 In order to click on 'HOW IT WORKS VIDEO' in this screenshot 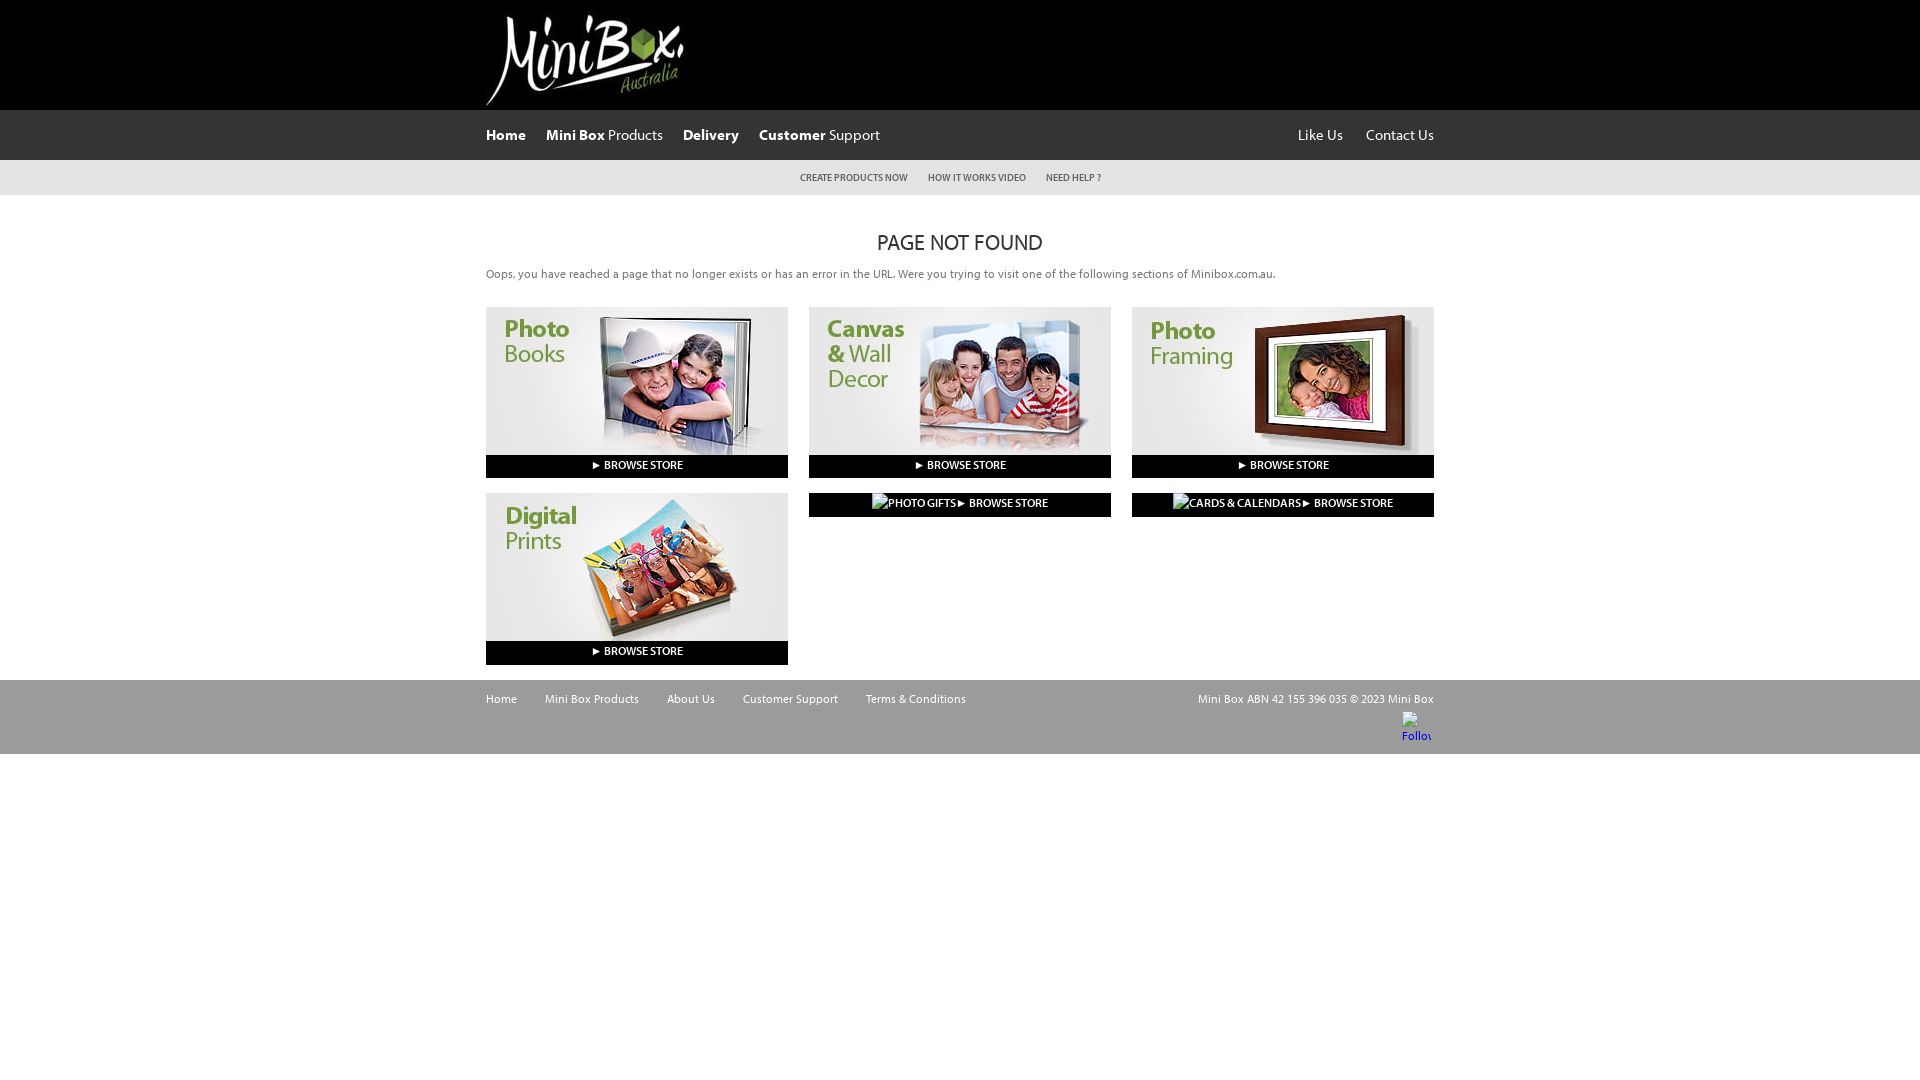, I will do `click(977, 176)`.